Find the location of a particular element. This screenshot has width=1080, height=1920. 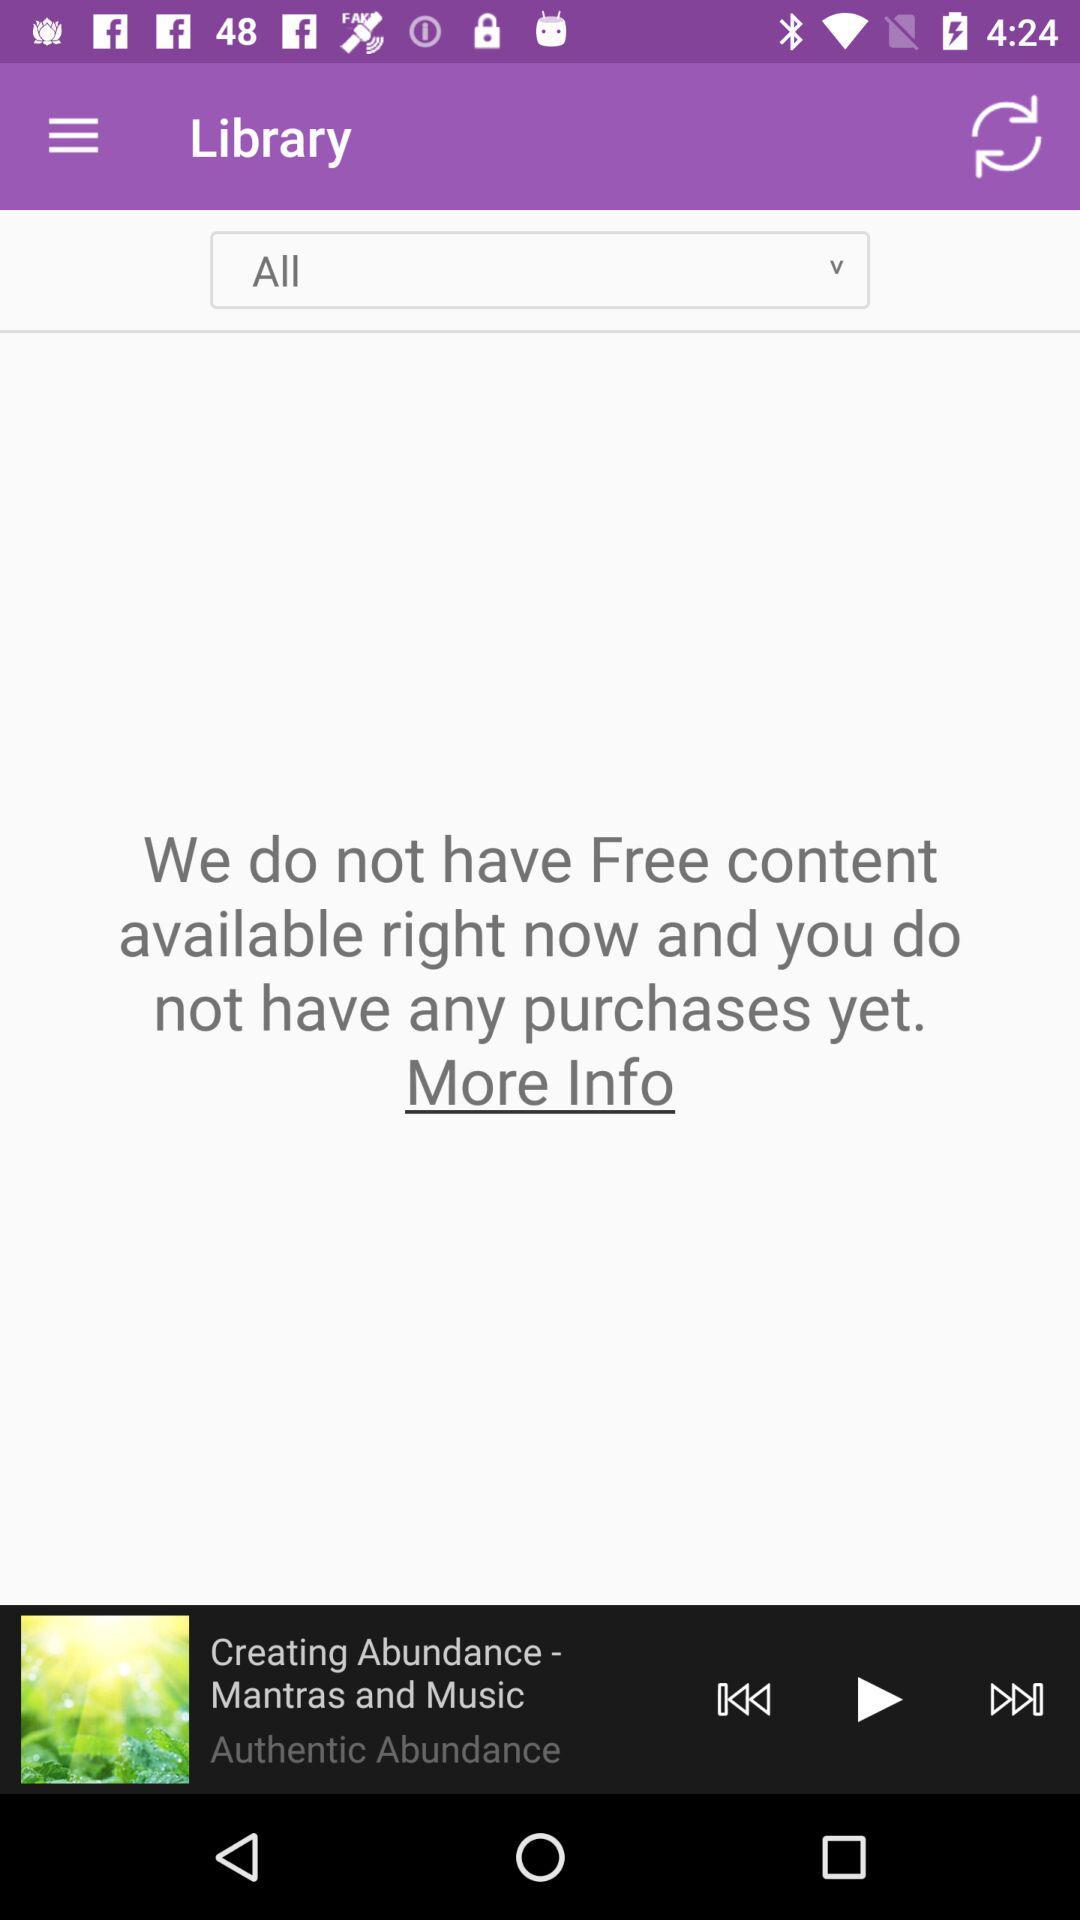

the av_rewind icon is located at coordinates (744, 1698).